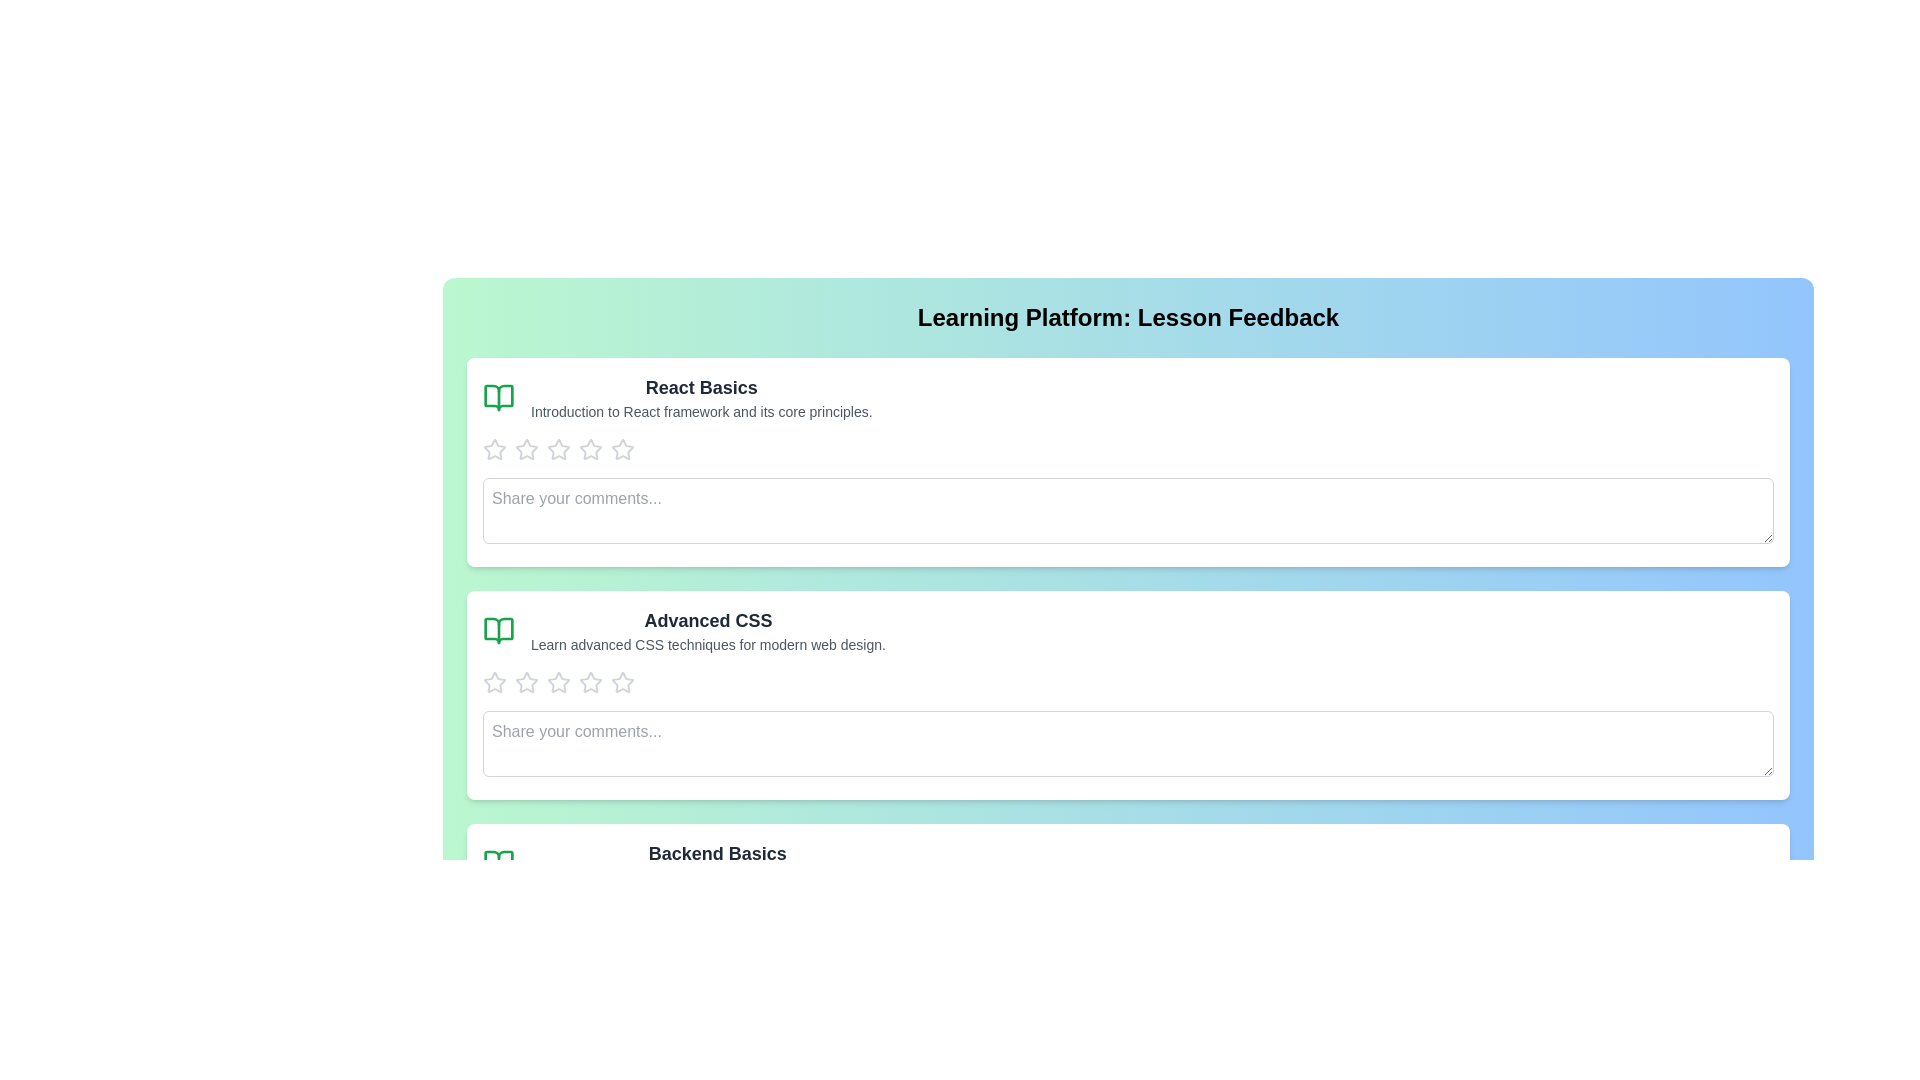 Image resolution: width=1920 pixels, height=1080 pixels. What do you see at coordinates (527, 450) in the screenshot?
I see `the third star in the rating system under the 'React Basics' lesson` at bounding box center [527, 450].